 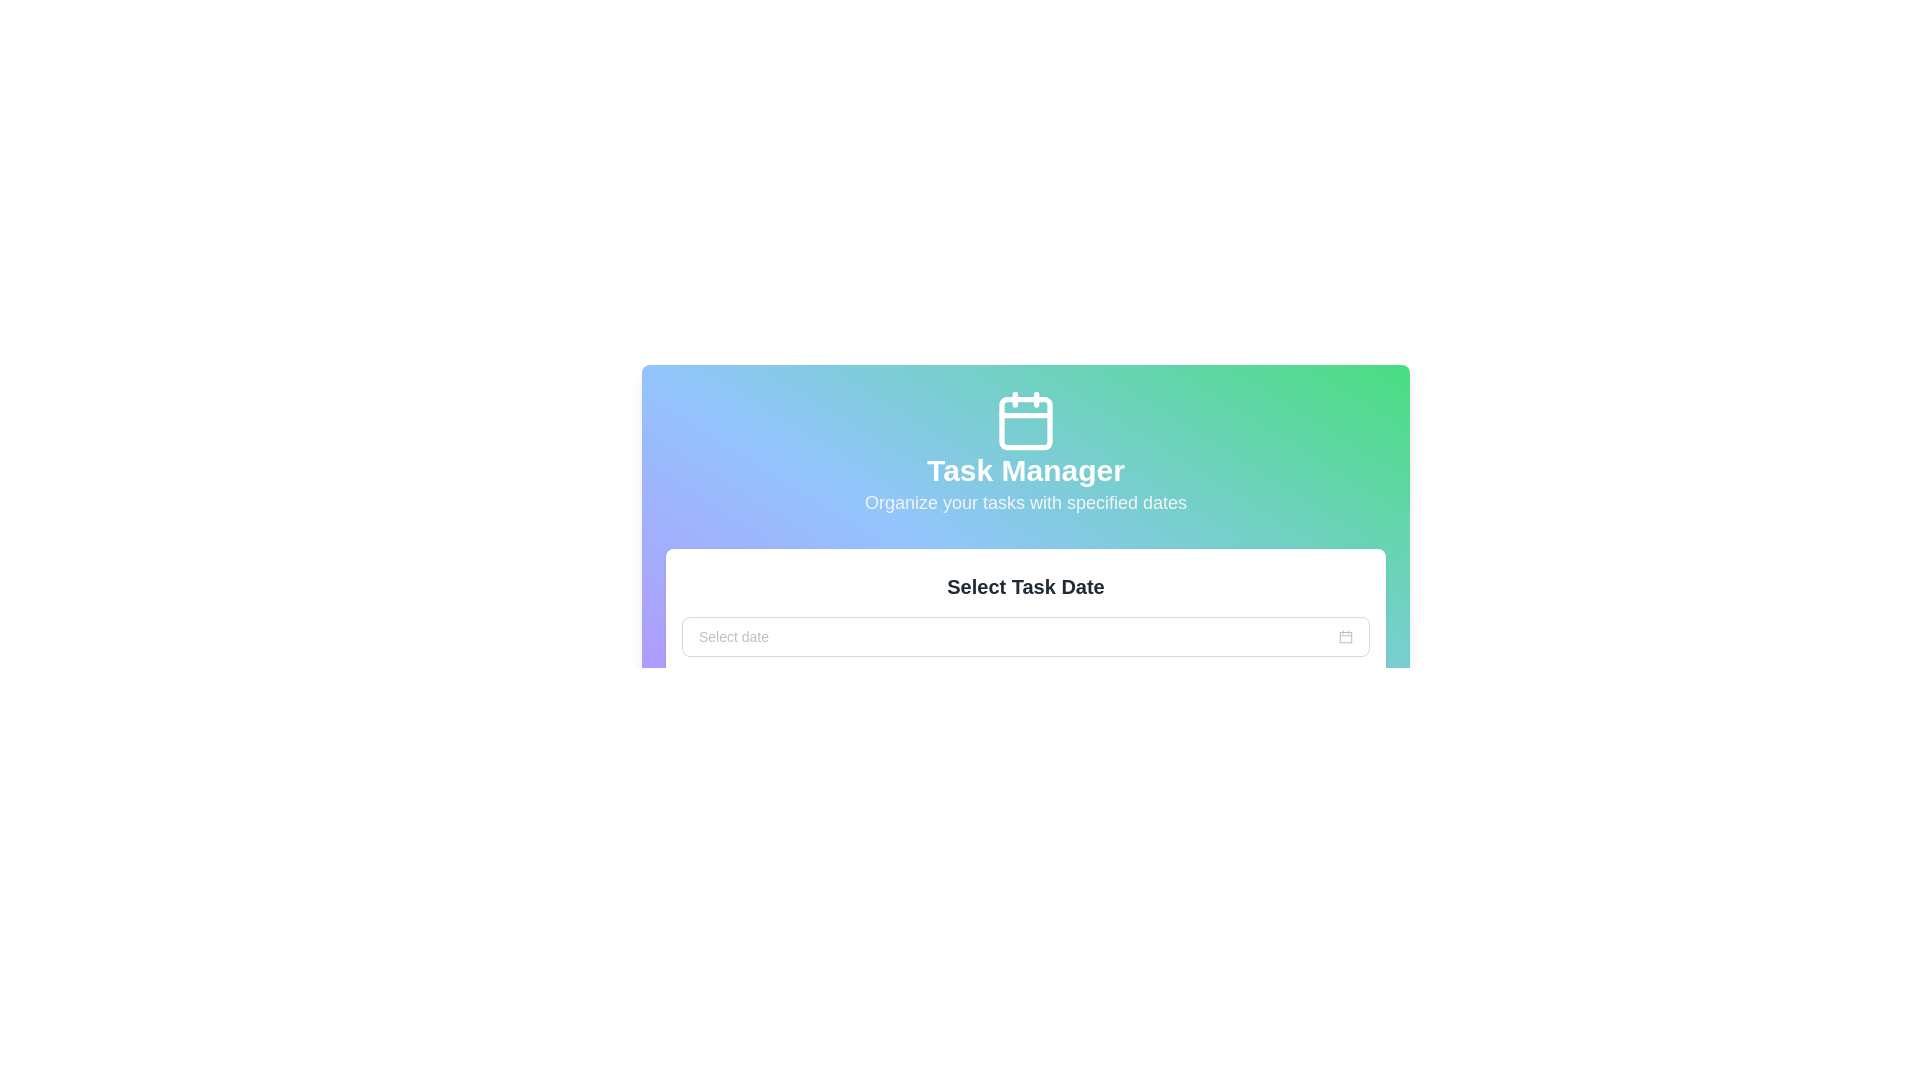 What do you see at coordinates (1345, 636) in the screenshot?
I see `the calendar icon located at the far-right side of the 'Select date' input field` at bounding box center [1345, 636].